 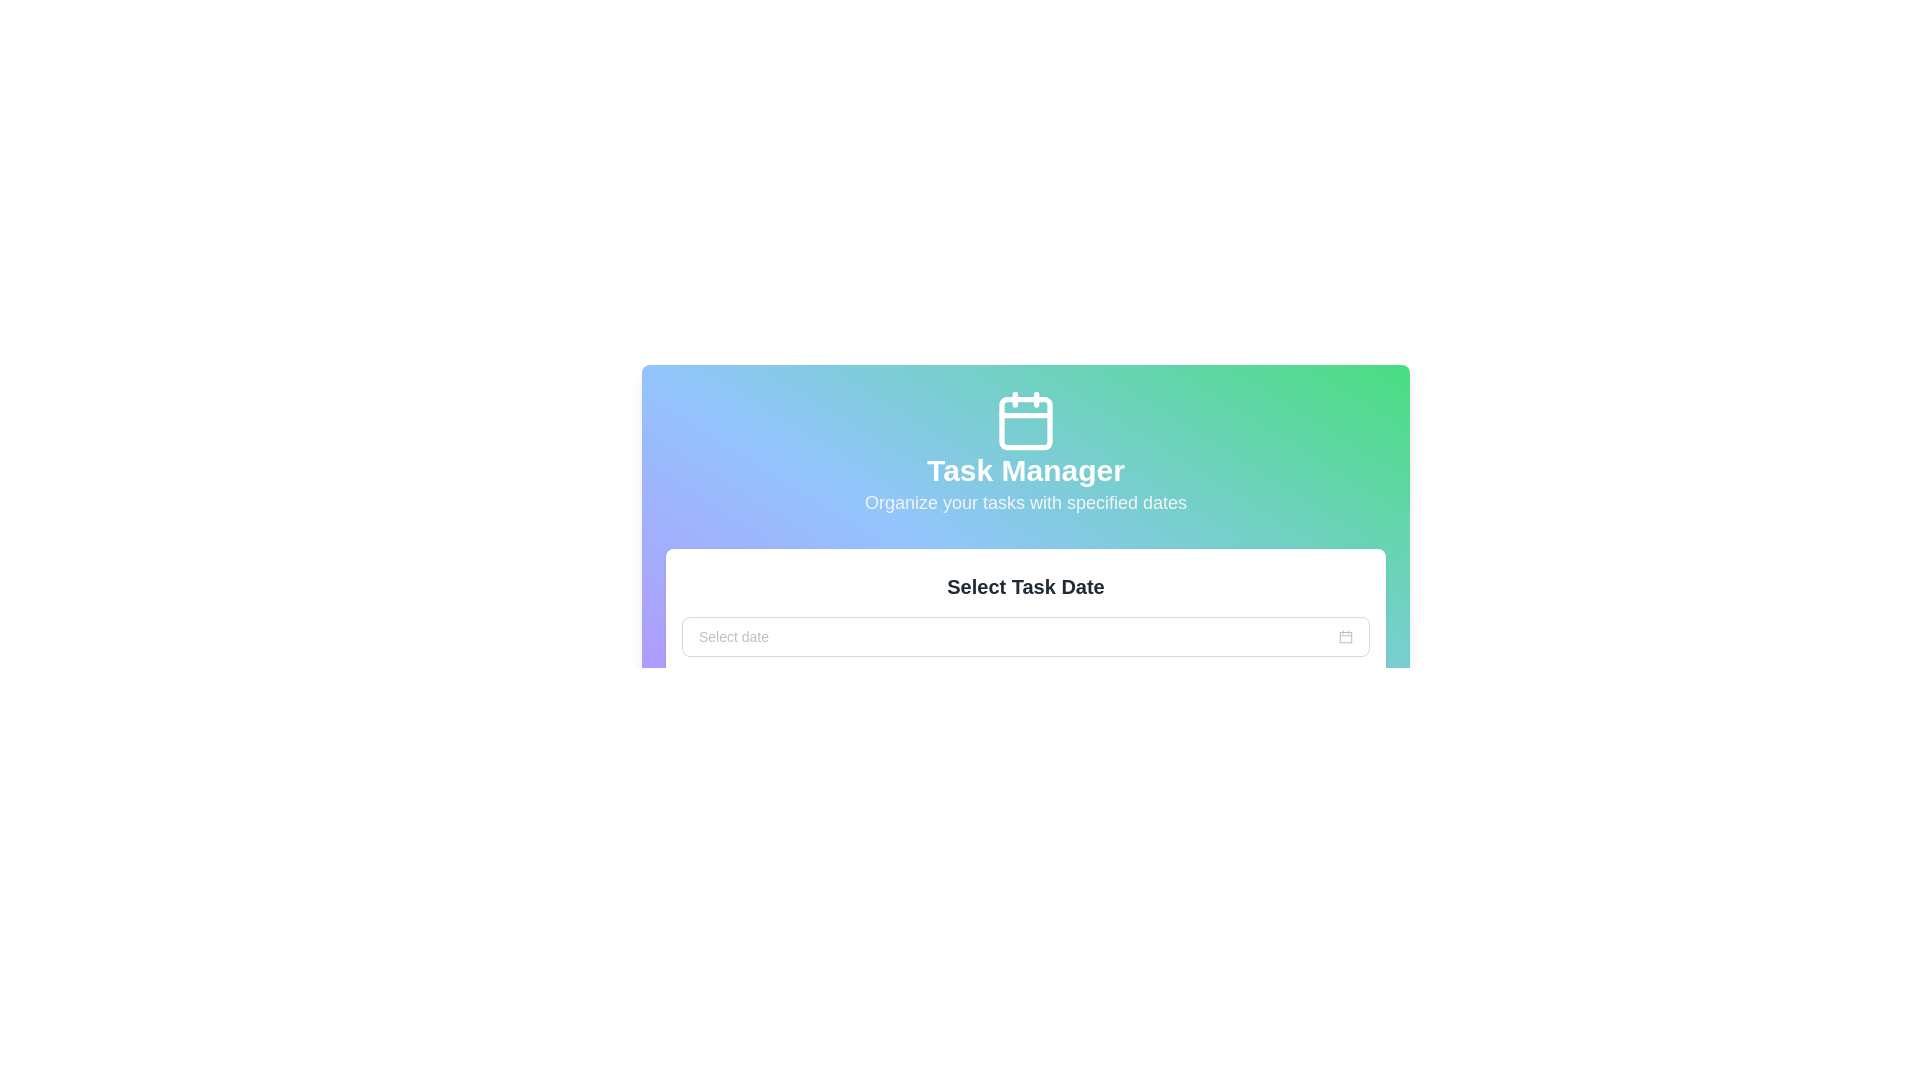 What do you see at coordinates (1345, 636) in the screenshot?
I see `the calendar icon located at the far-right side of the 'Select date' input field` at bounding box center [1345, 636].